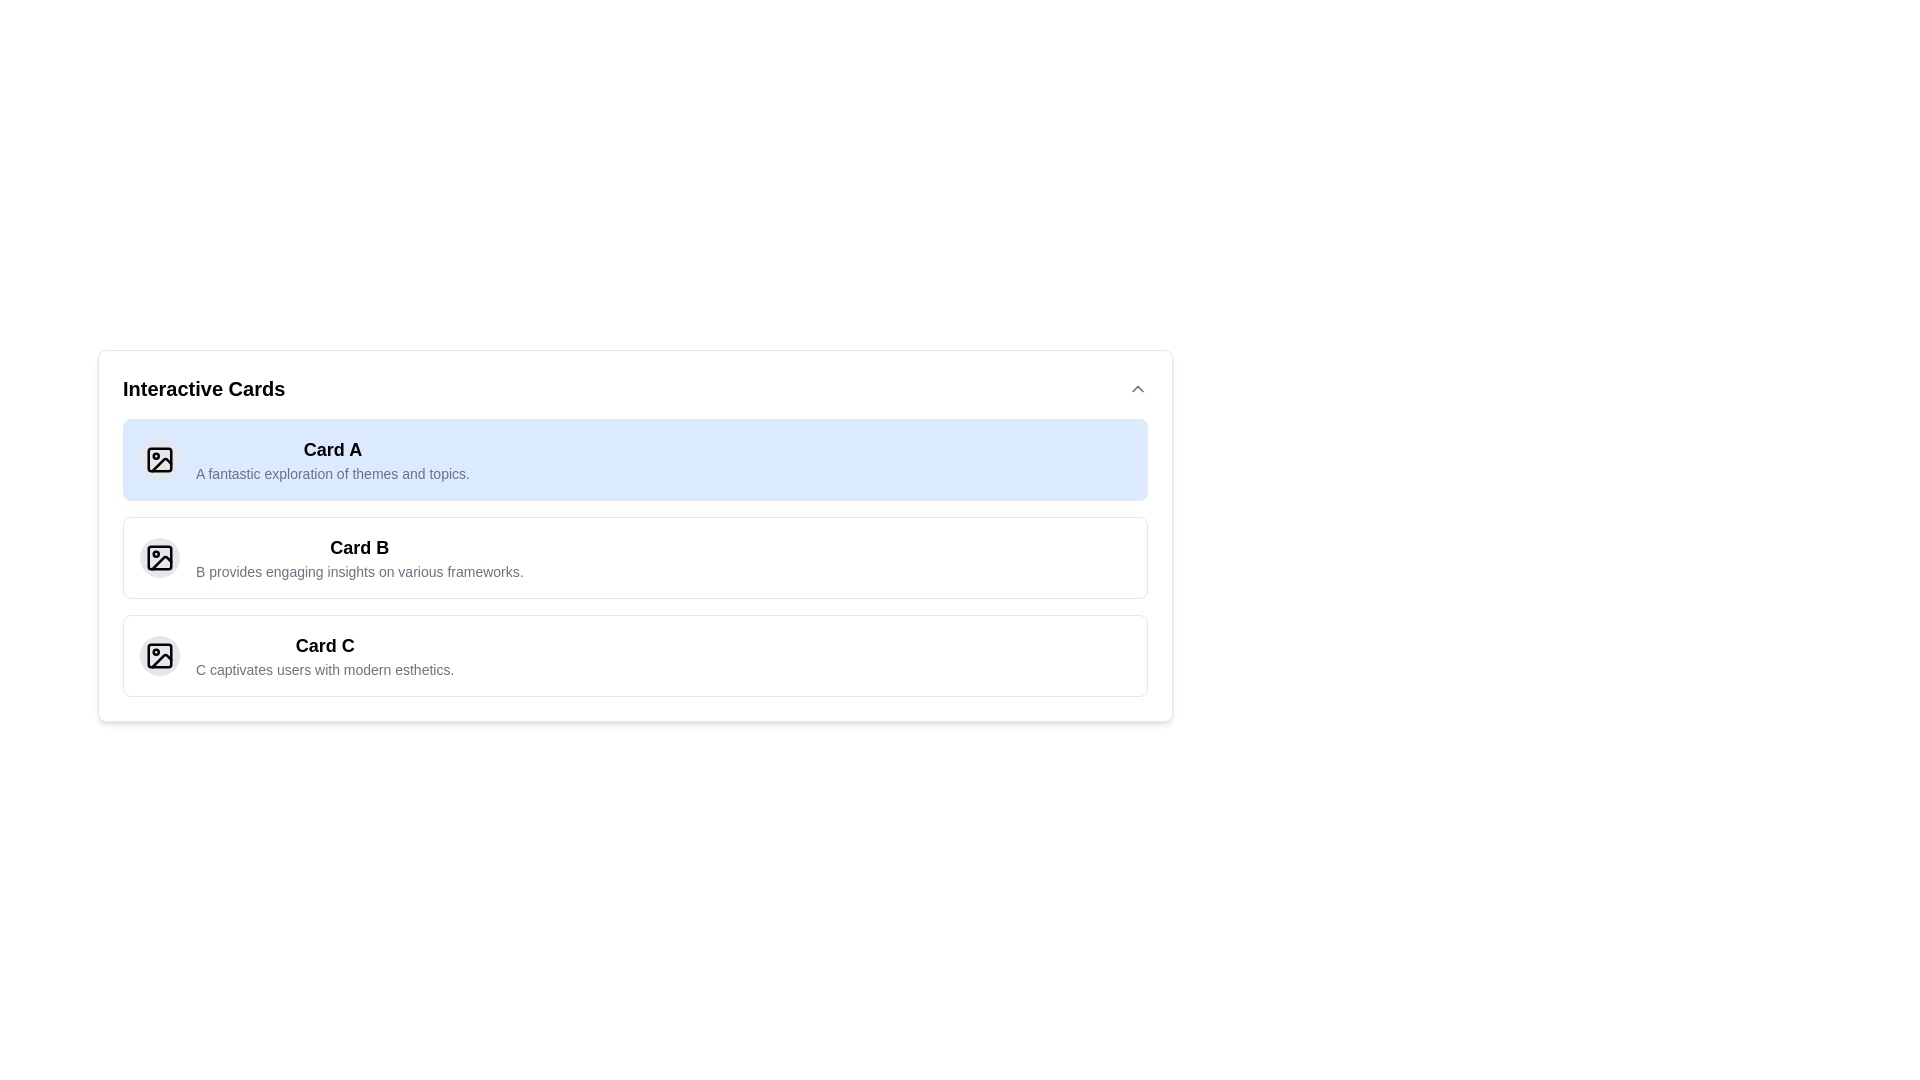 This screenshot has height=1080, width=1920. I want to click on the photograph icon located at the top-left corner of 'Card A', which features a circular shape within a rectangular outline and is styled with black strokes on a light background, so click(158, 459).